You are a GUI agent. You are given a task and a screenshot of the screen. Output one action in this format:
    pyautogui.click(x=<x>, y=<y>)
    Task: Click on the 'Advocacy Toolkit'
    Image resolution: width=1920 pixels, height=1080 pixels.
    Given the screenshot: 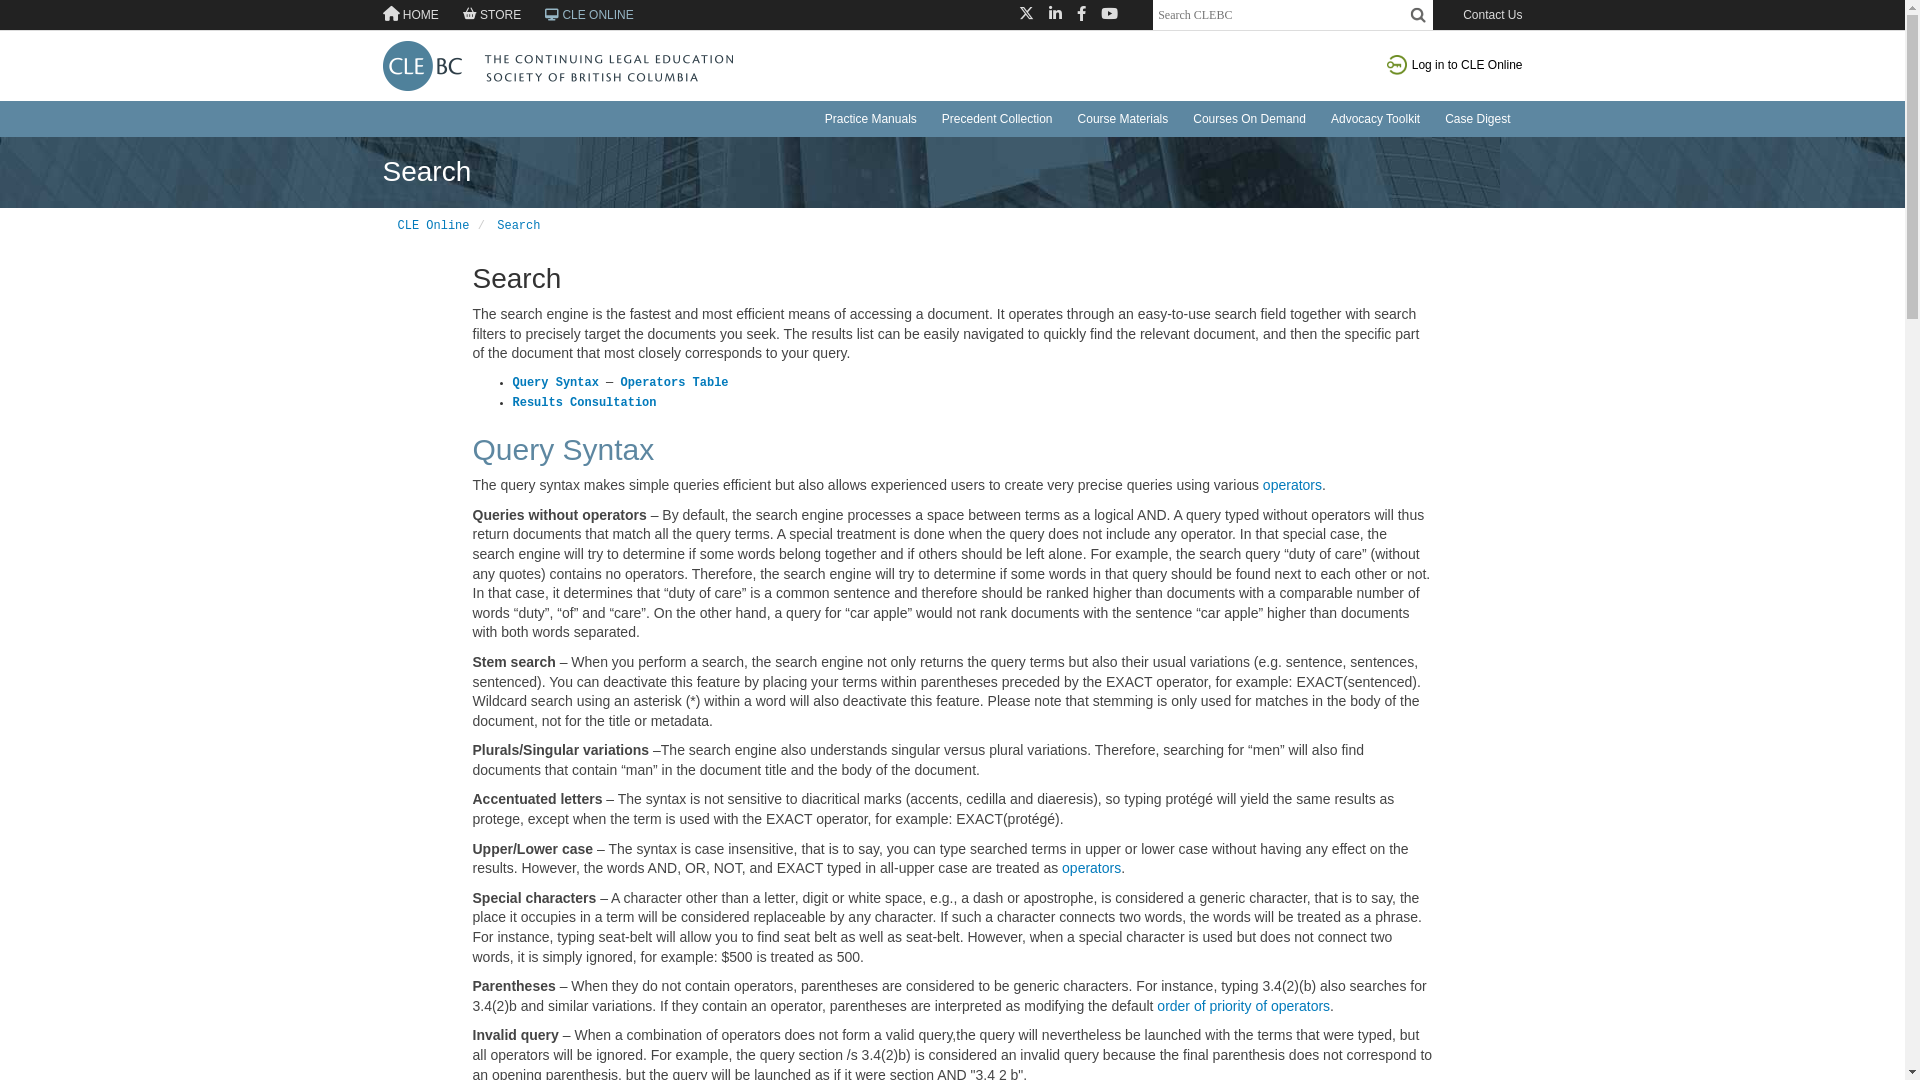 What is the action you would take?
    pyautogui.click(x=1374, y=119)
    